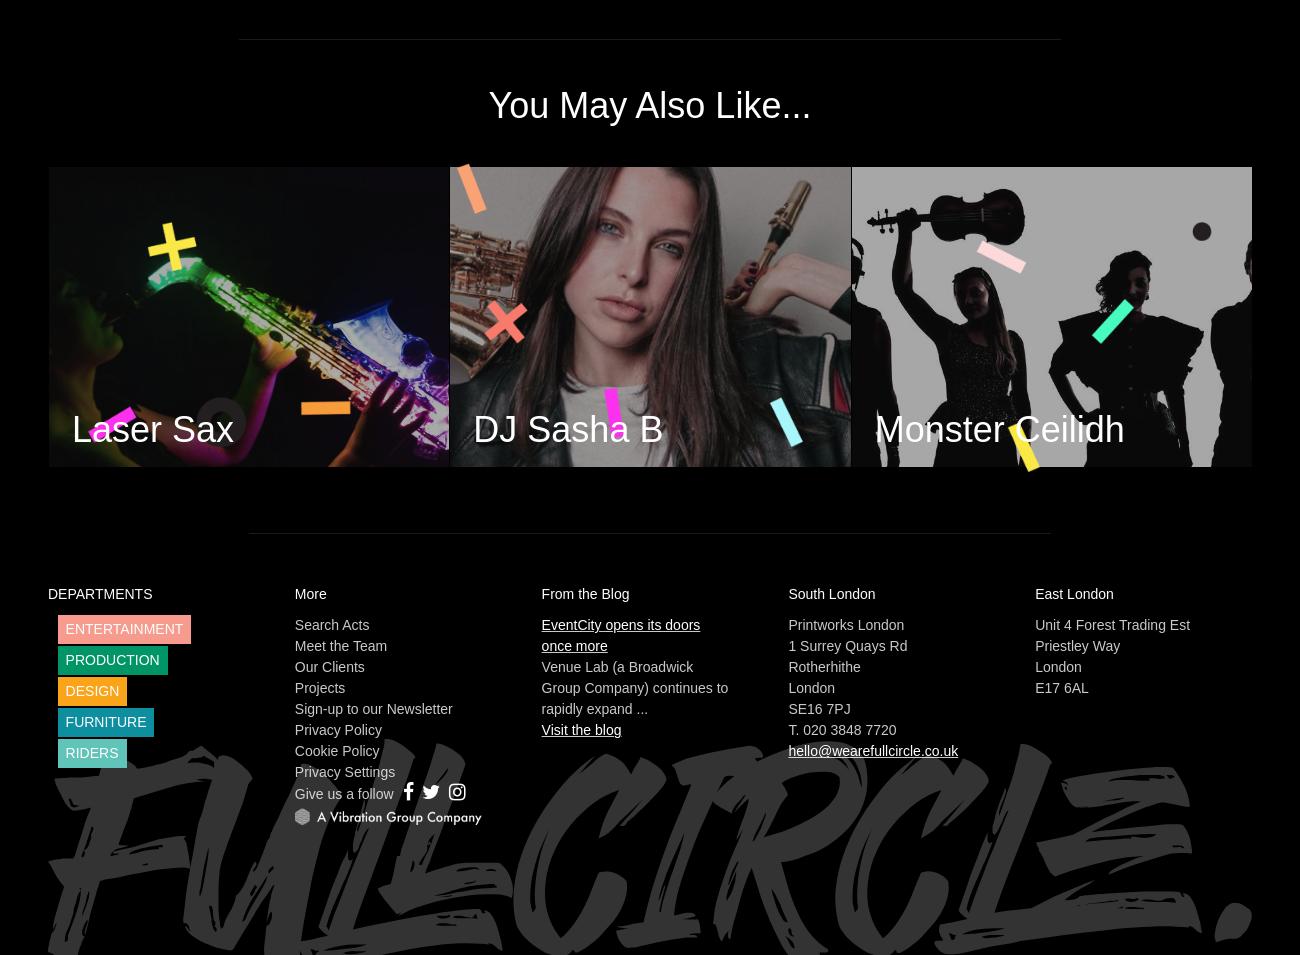  What do you see at coordinates (634, 686) in the screenshot?
I see `'Venue Lab (a Broadwick Group Company) continues to rapidly expand ...'` at bounding box center [634, 686].